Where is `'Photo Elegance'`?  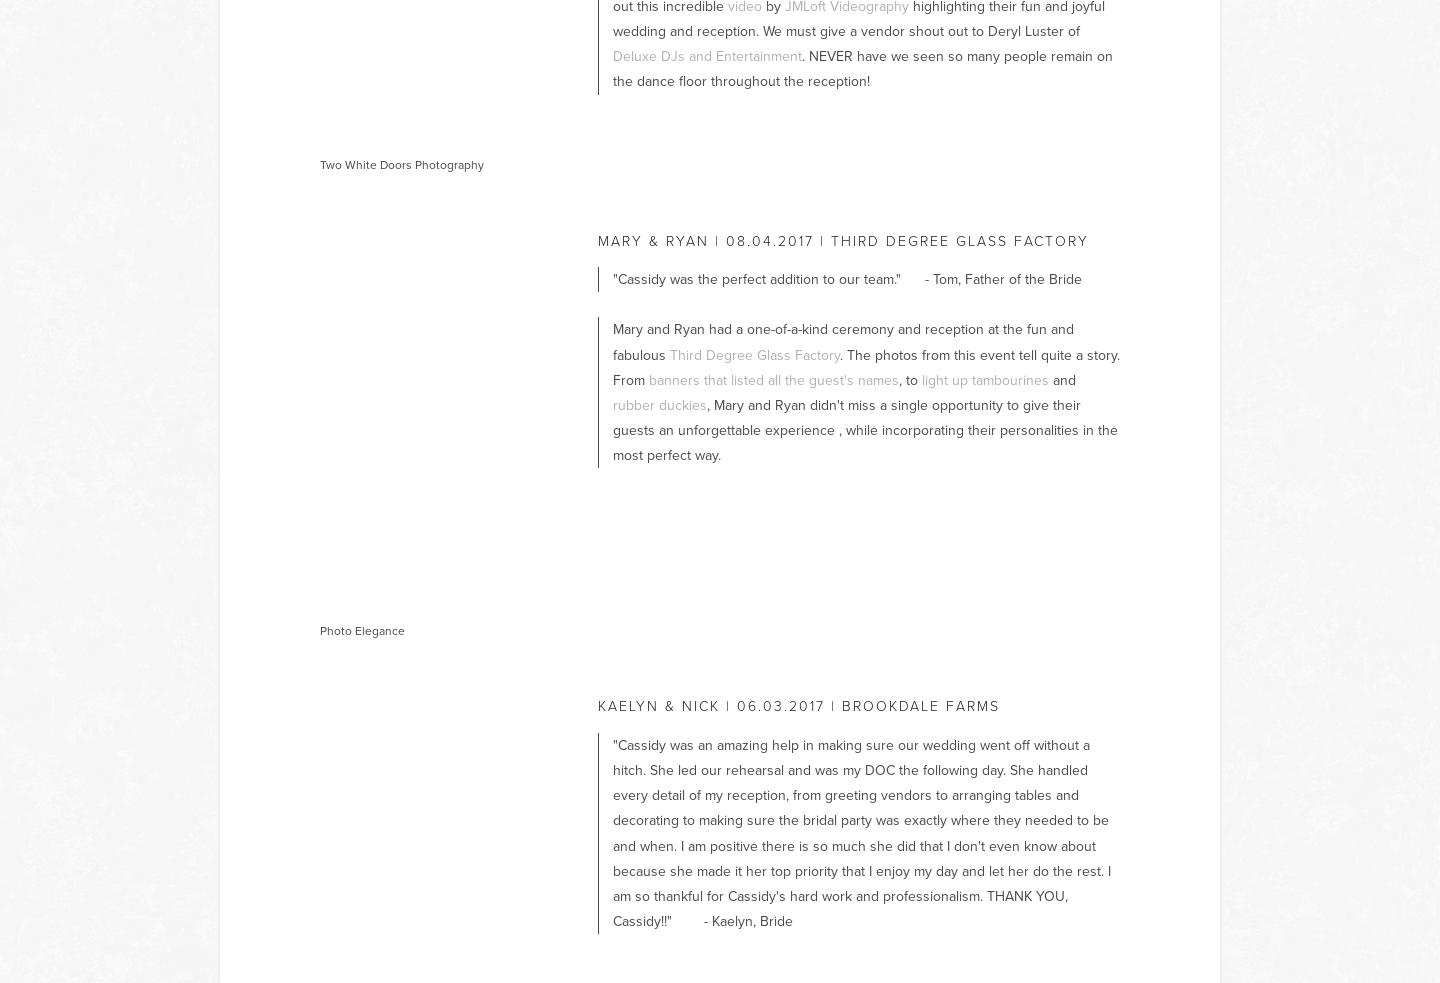 'Photo Elegance' is located at coordinates (319, 630).